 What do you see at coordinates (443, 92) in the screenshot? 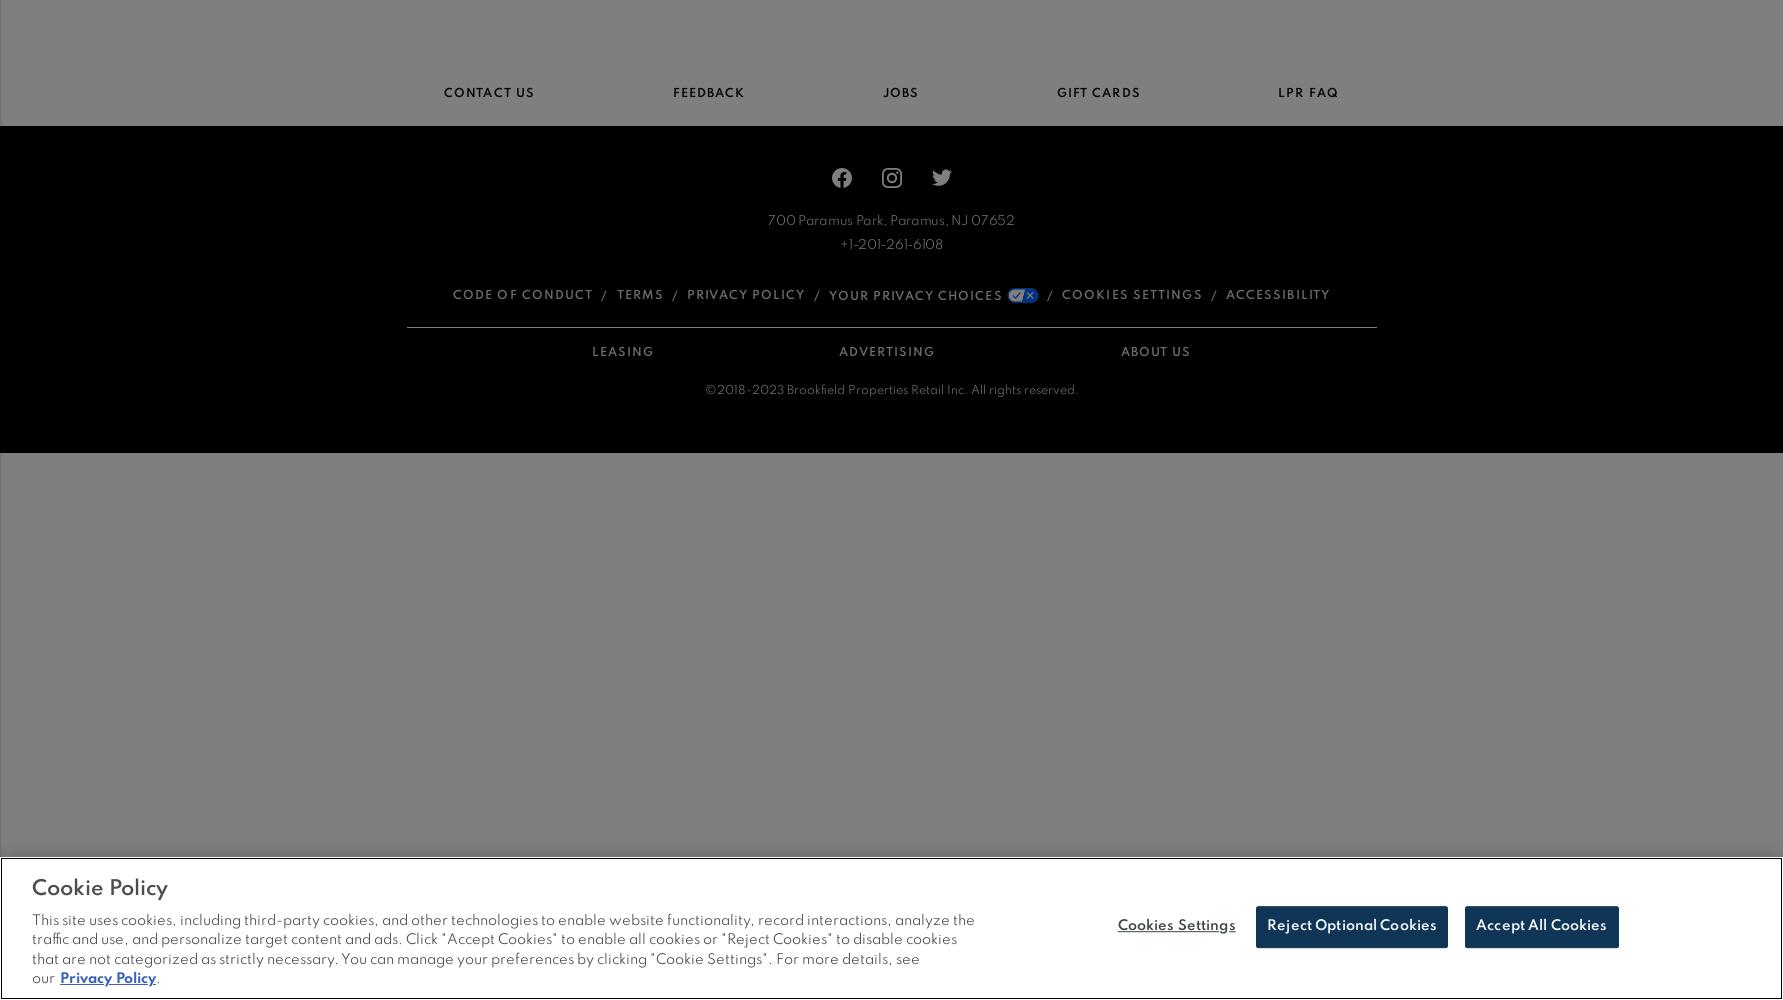
I see `'Contact Us'` at bounding box center [443, 92].